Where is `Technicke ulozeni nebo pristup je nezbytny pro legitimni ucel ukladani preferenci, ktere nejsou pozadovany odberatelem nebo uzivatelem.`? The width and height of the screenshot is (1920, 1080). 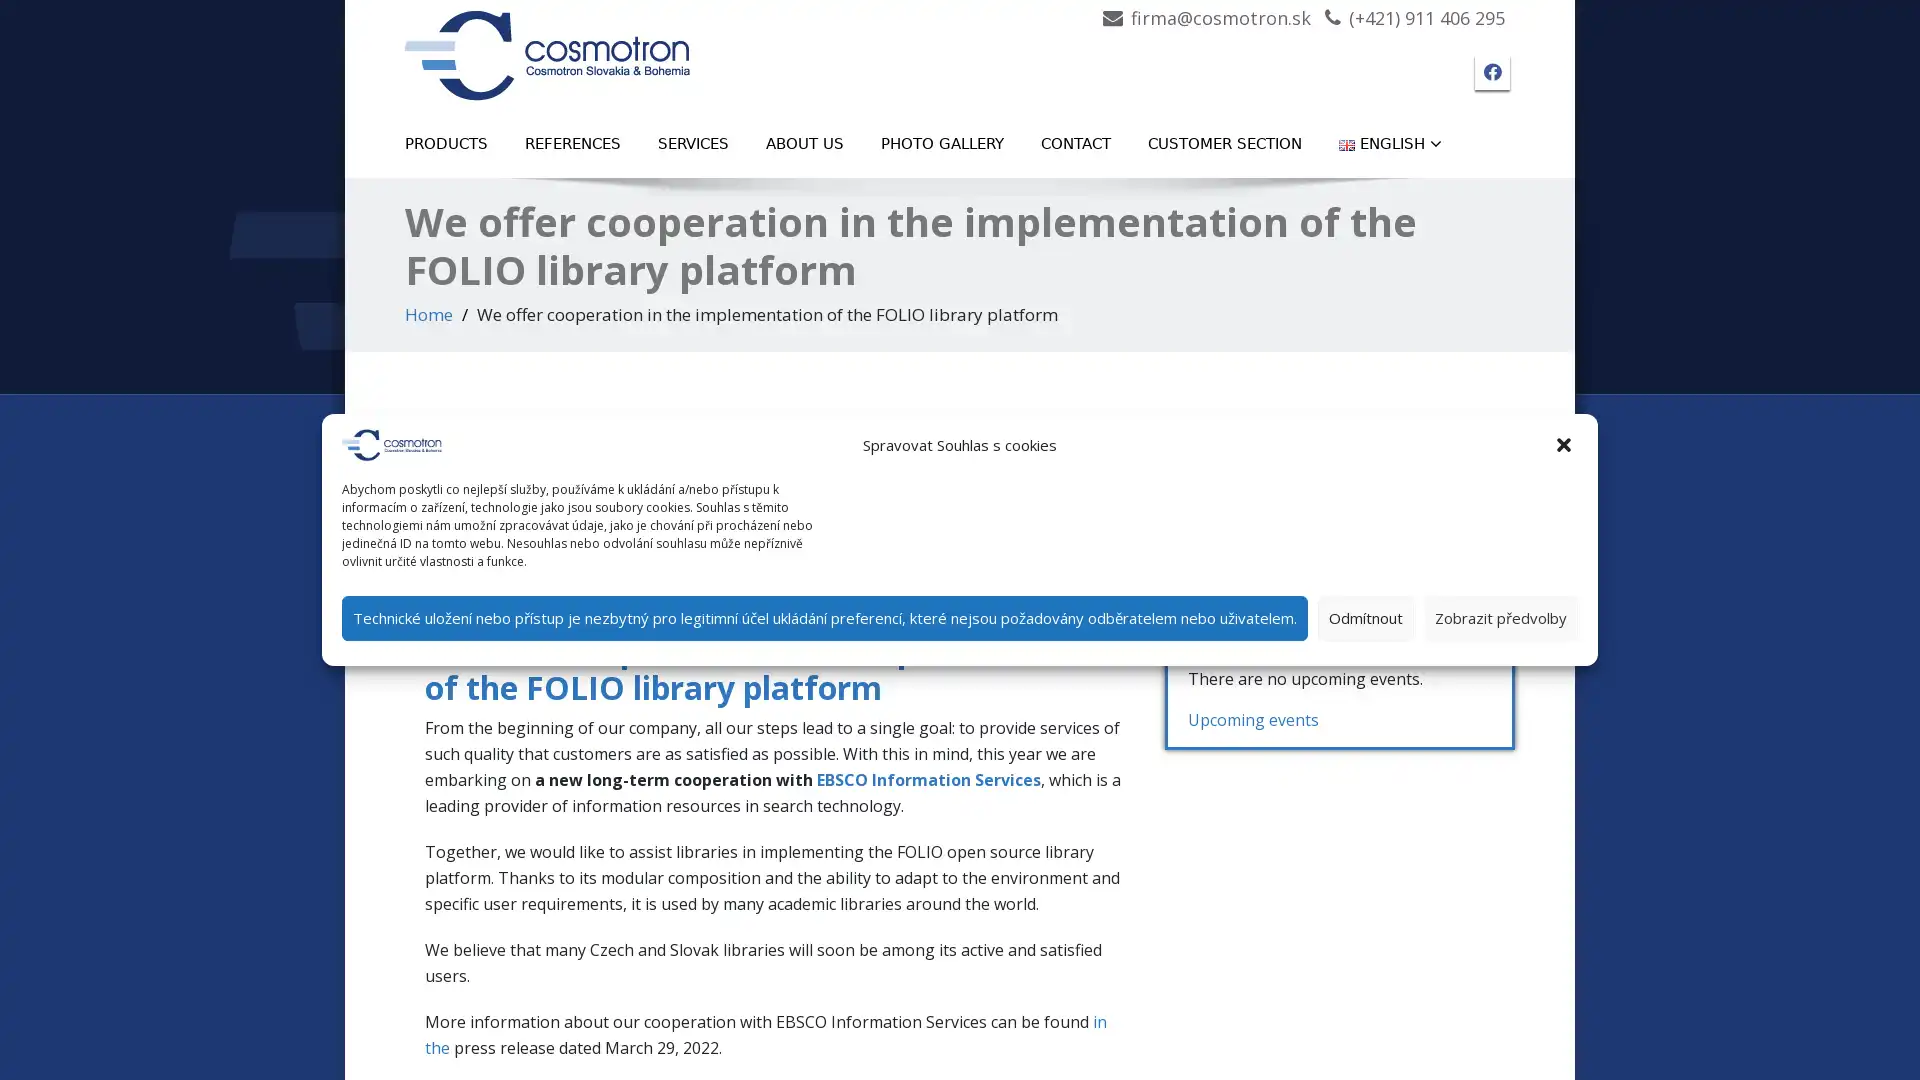
Technicke ulozeni nebo pristup je nezbytny pro legitimni ucel ukladani preferenci, ktere nejsou pozadovany odberatelem nebo uzivatelem. is located at coordinates (825, 616).